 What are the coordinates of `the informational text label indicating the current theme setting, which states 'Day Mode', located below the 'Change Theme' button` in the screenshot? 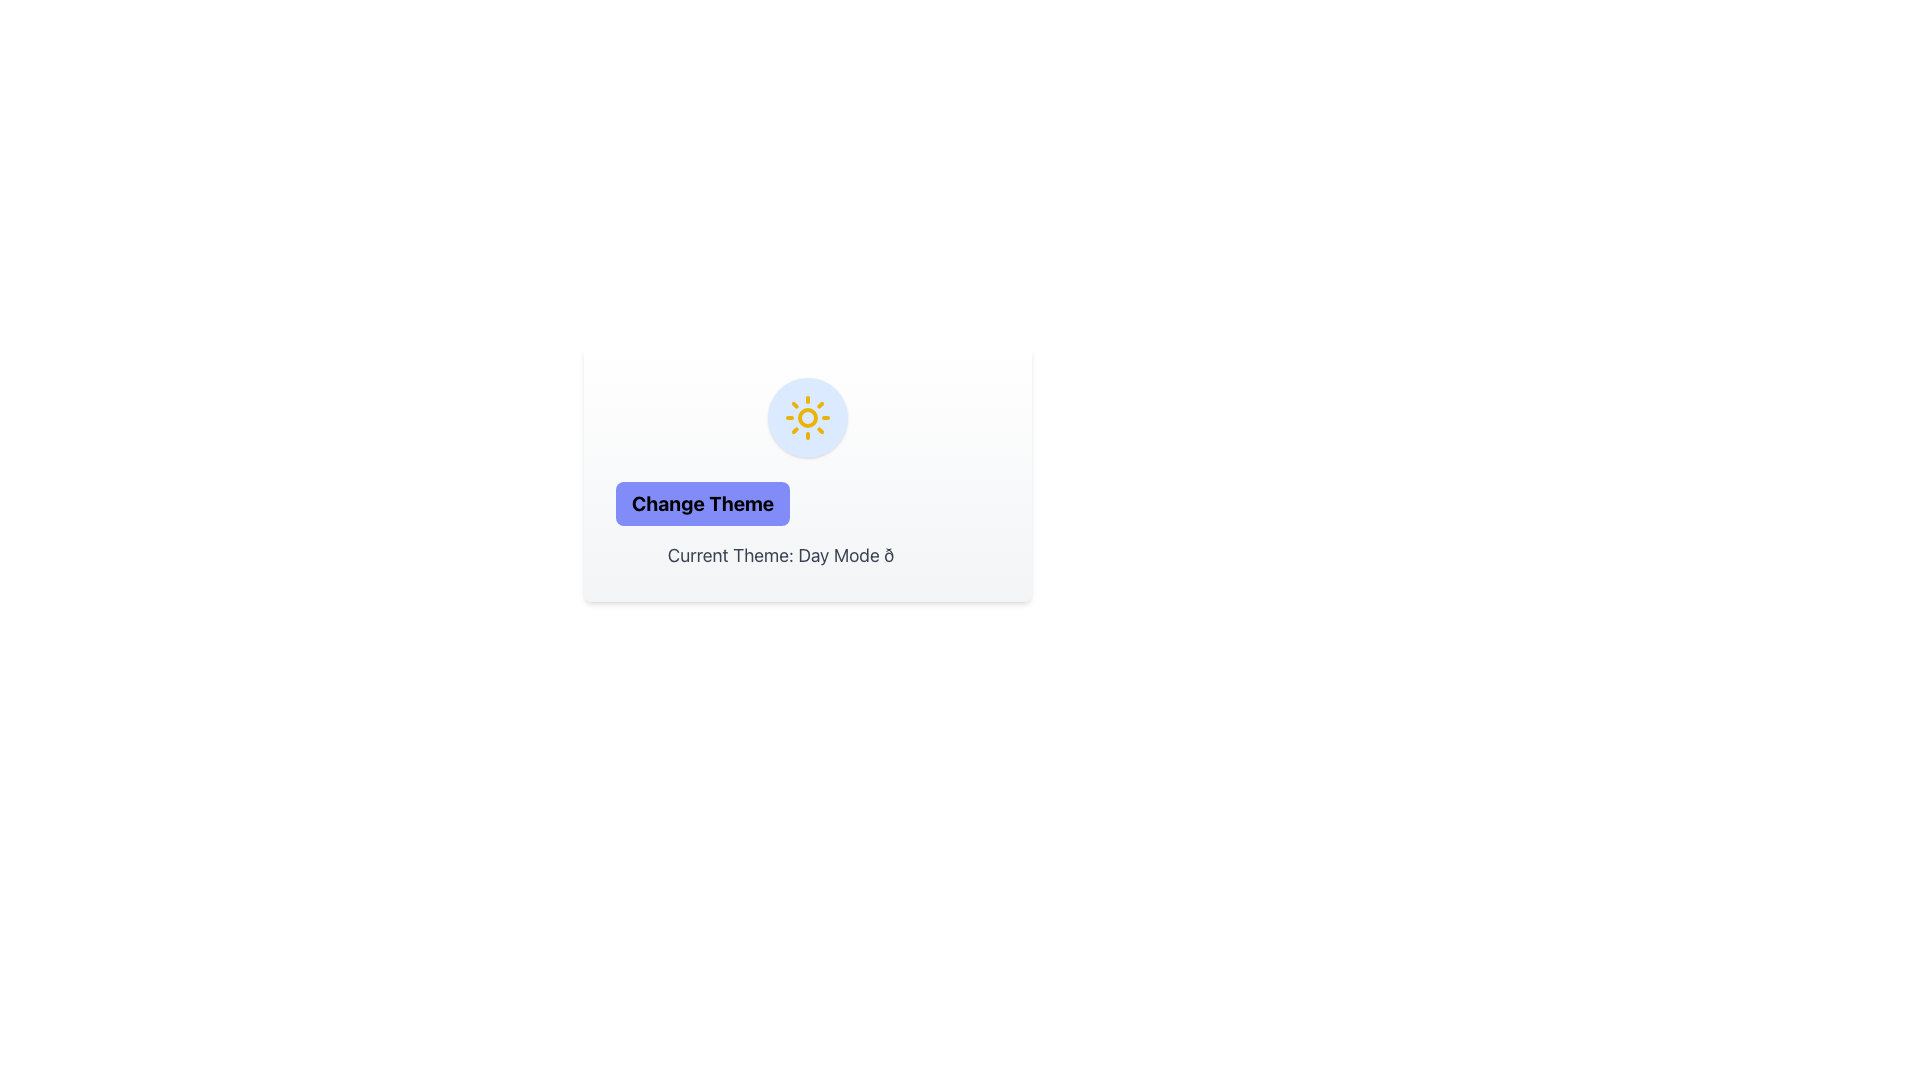 It's located at (807, 555).